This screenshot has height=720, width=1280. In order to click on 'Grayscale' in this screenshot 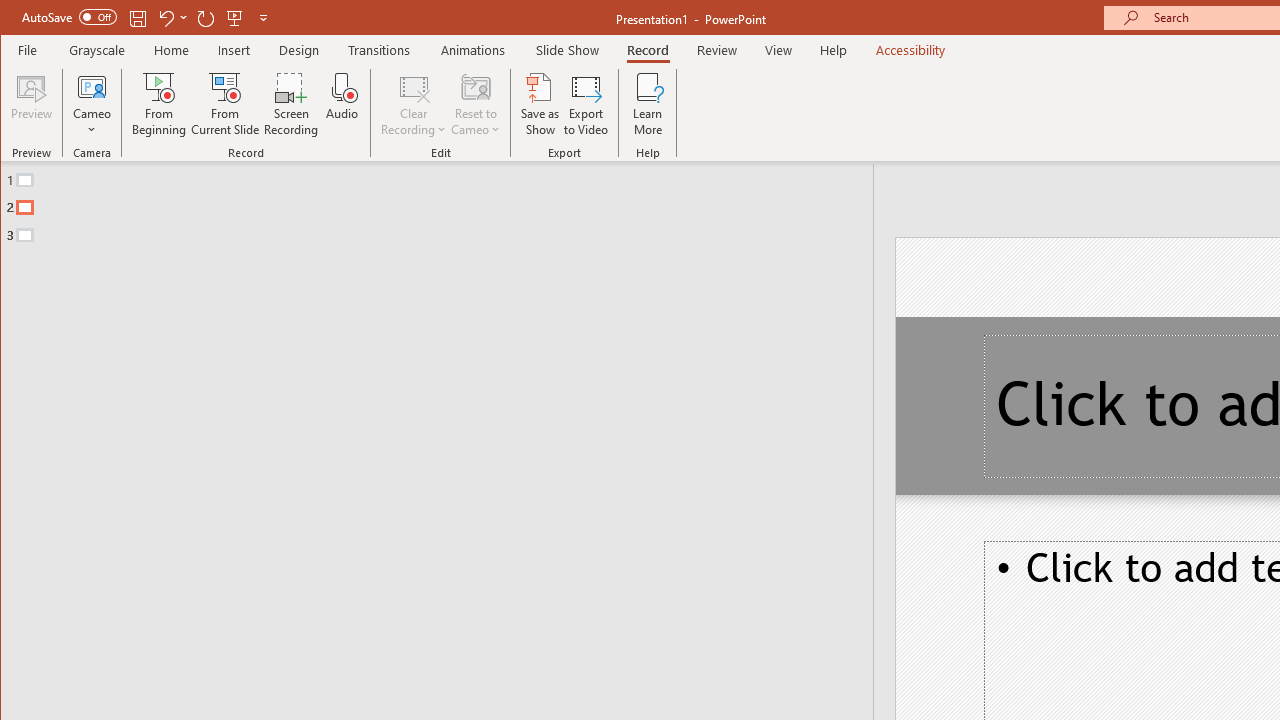, I will do `click(96, 49)`.